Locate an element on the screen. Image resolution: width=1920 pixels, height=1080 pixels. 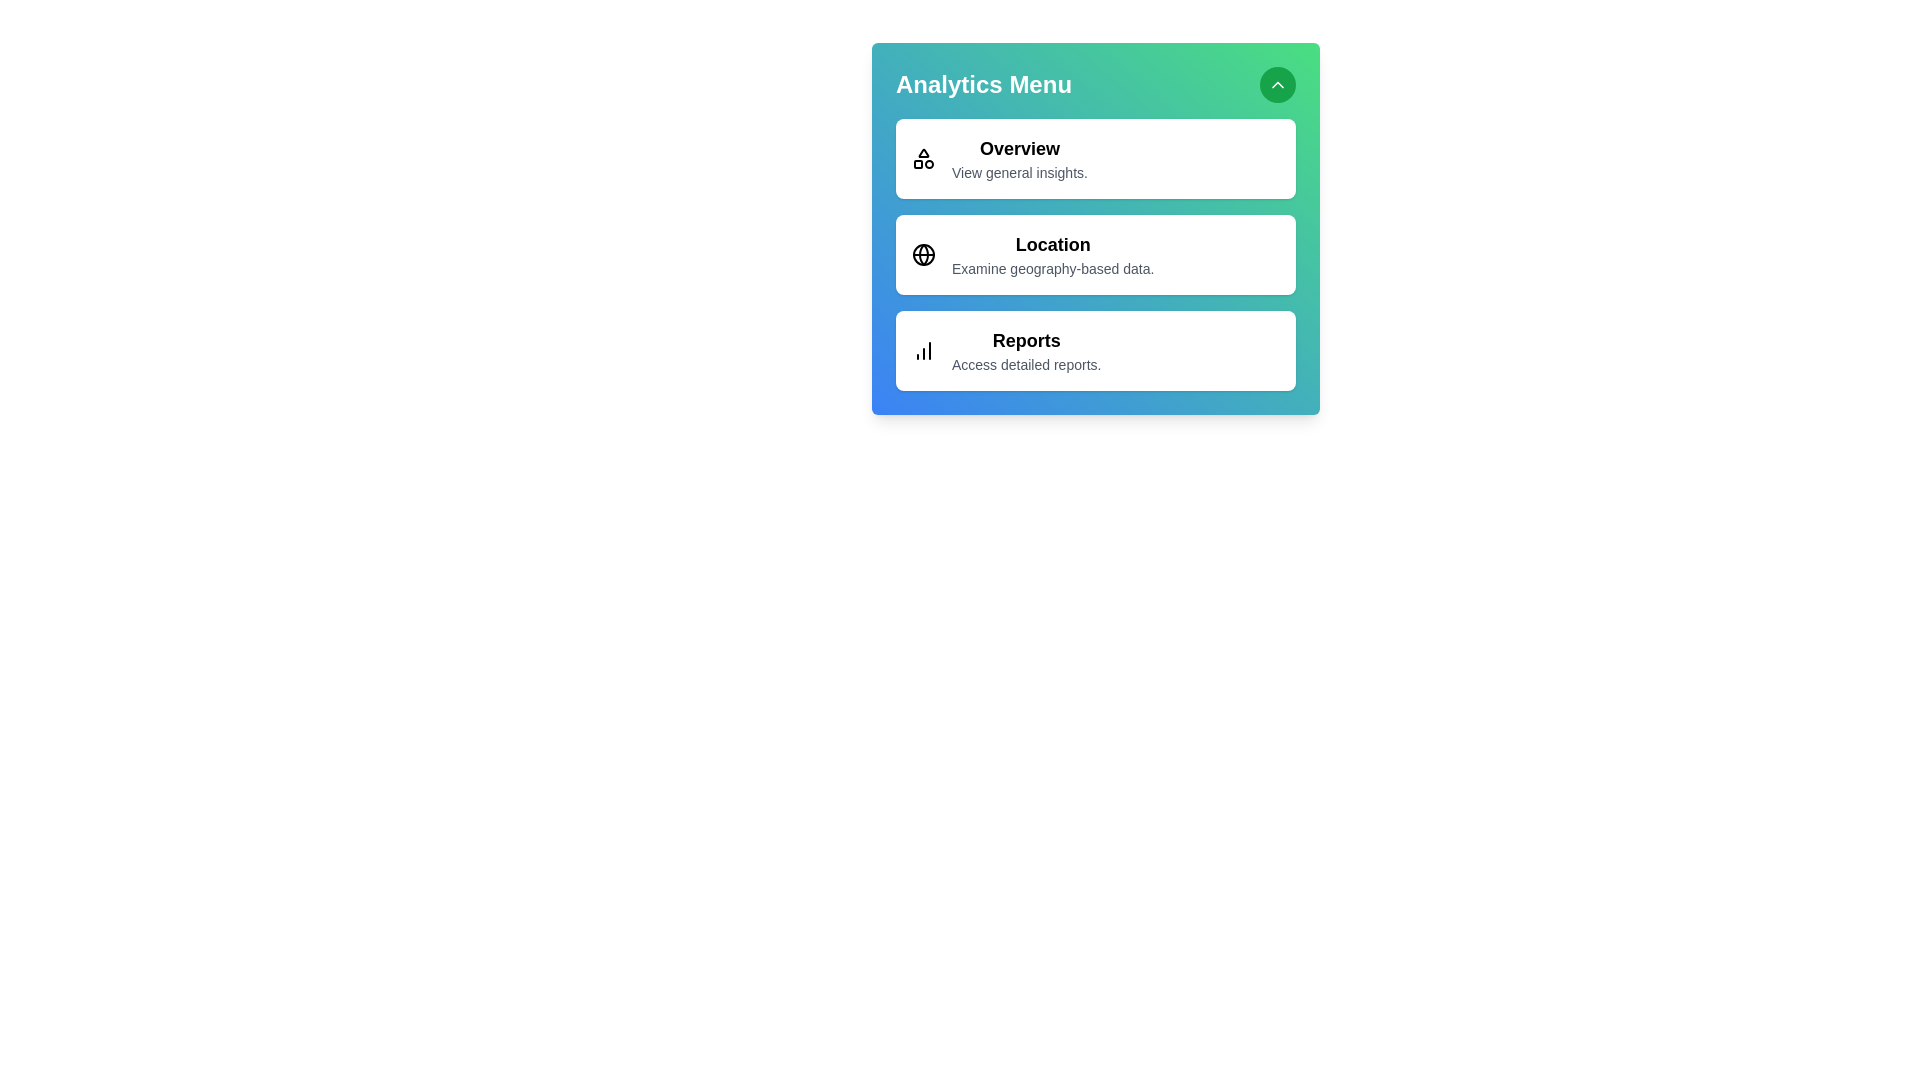
the menu item Reports to navigate to its associated section is located at coordinates (1094, 350).